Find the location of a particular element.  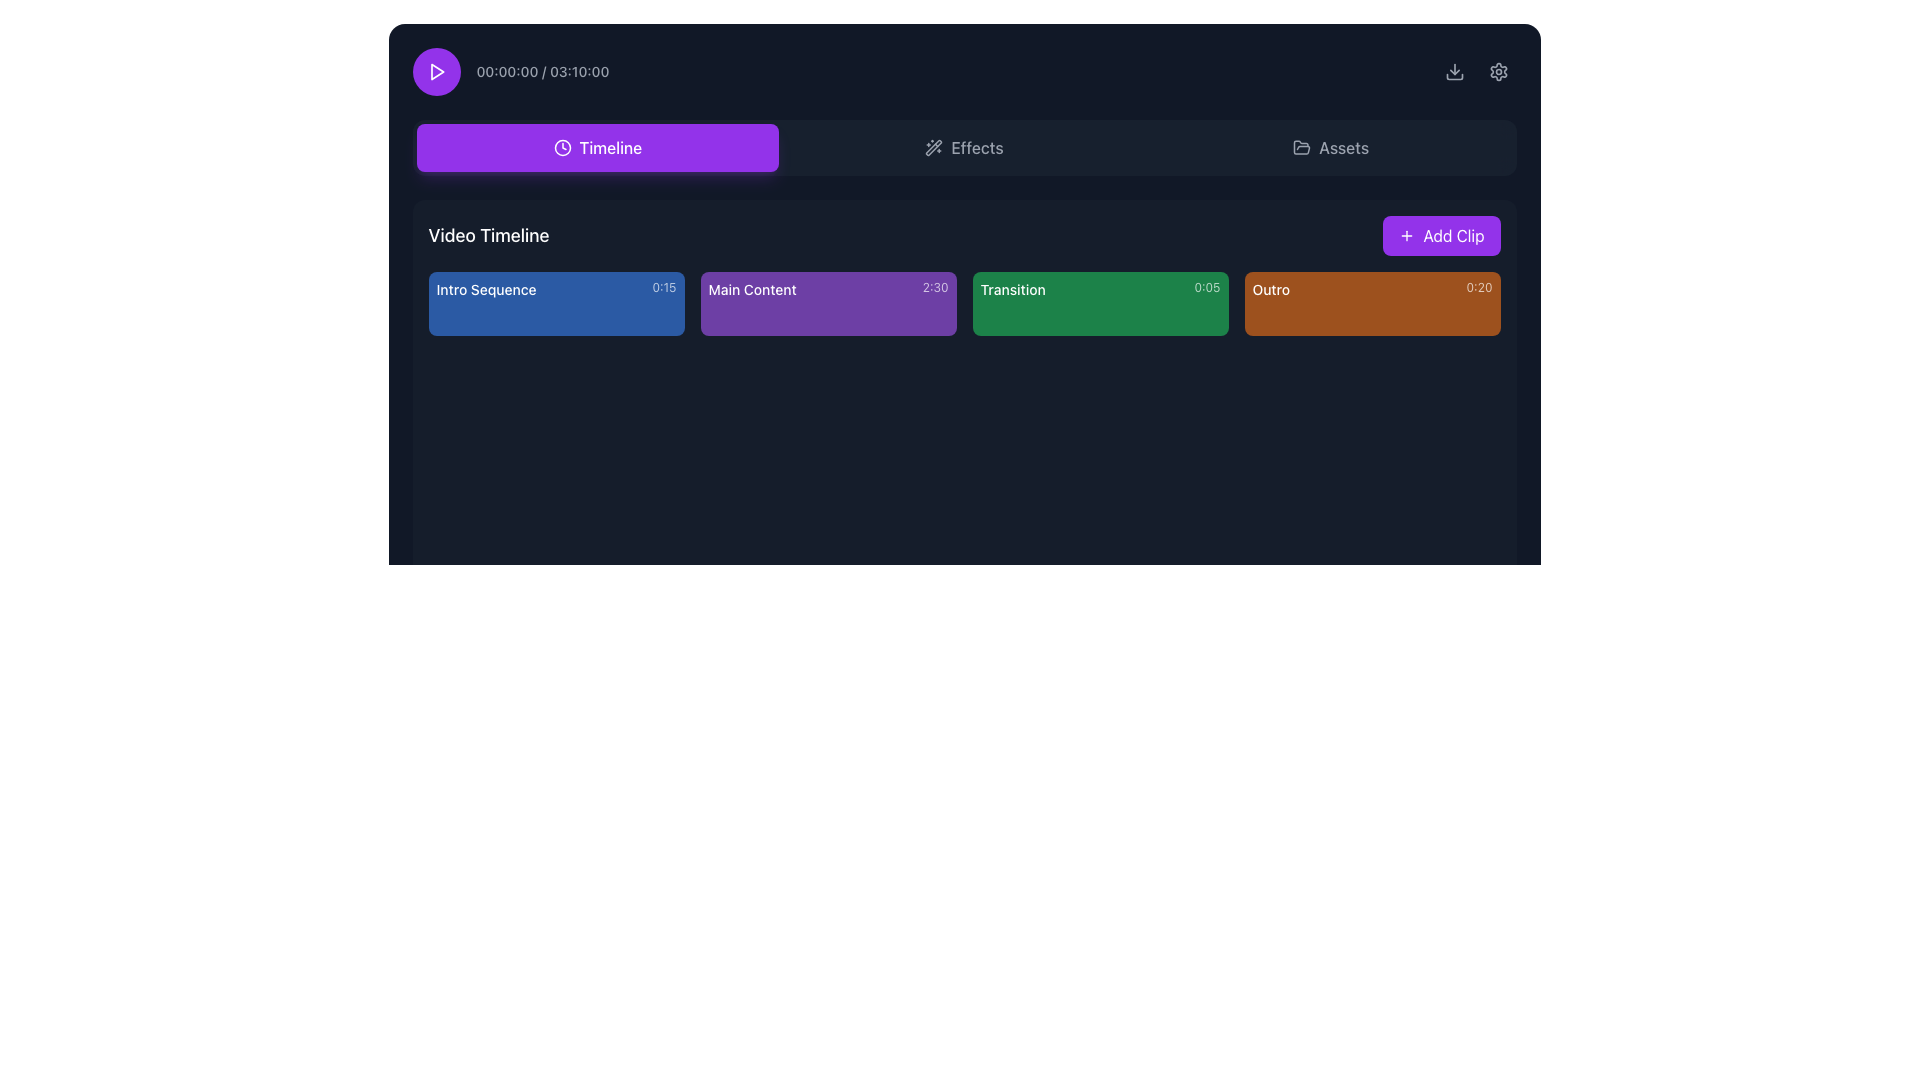

text of the 'Main Content' label, which is a white, small-sized, medium-weight text displayed in a purple rectangular block in the Video Timeline section is located at coordinates (751, 289).